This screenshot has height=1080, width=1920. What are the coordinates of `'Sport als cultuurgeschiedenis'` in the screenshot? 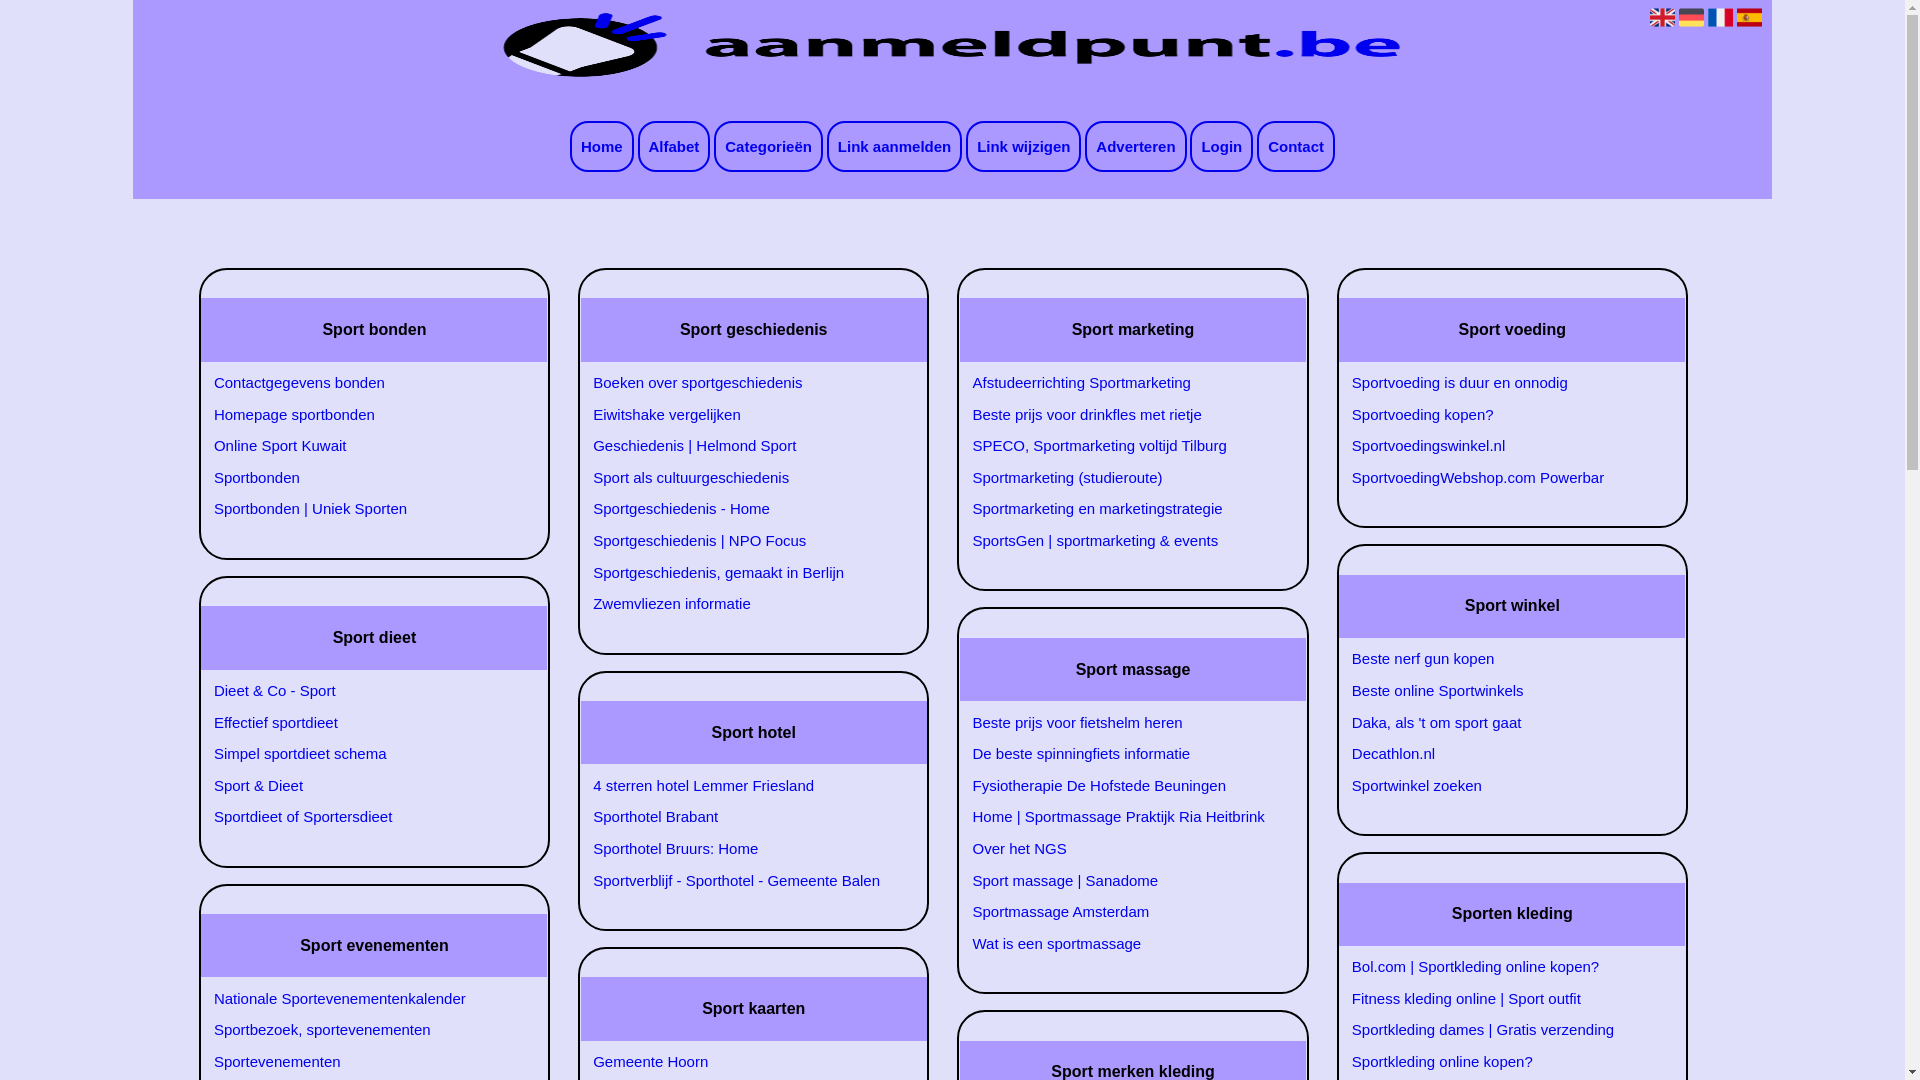 It's located at (741, 478).